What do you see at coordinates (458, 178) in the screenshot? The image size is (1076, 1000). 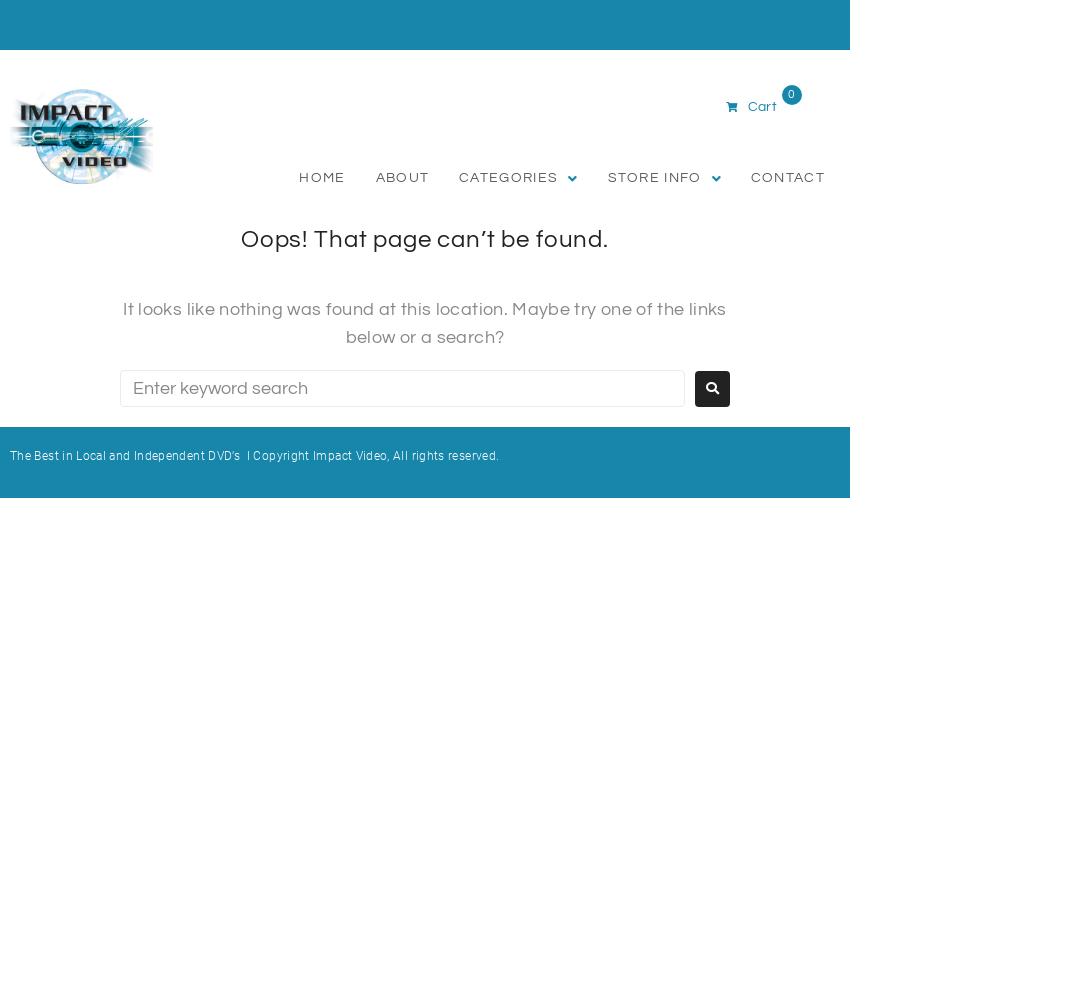 I see `'Categories'` at bounding box center [458, 178].